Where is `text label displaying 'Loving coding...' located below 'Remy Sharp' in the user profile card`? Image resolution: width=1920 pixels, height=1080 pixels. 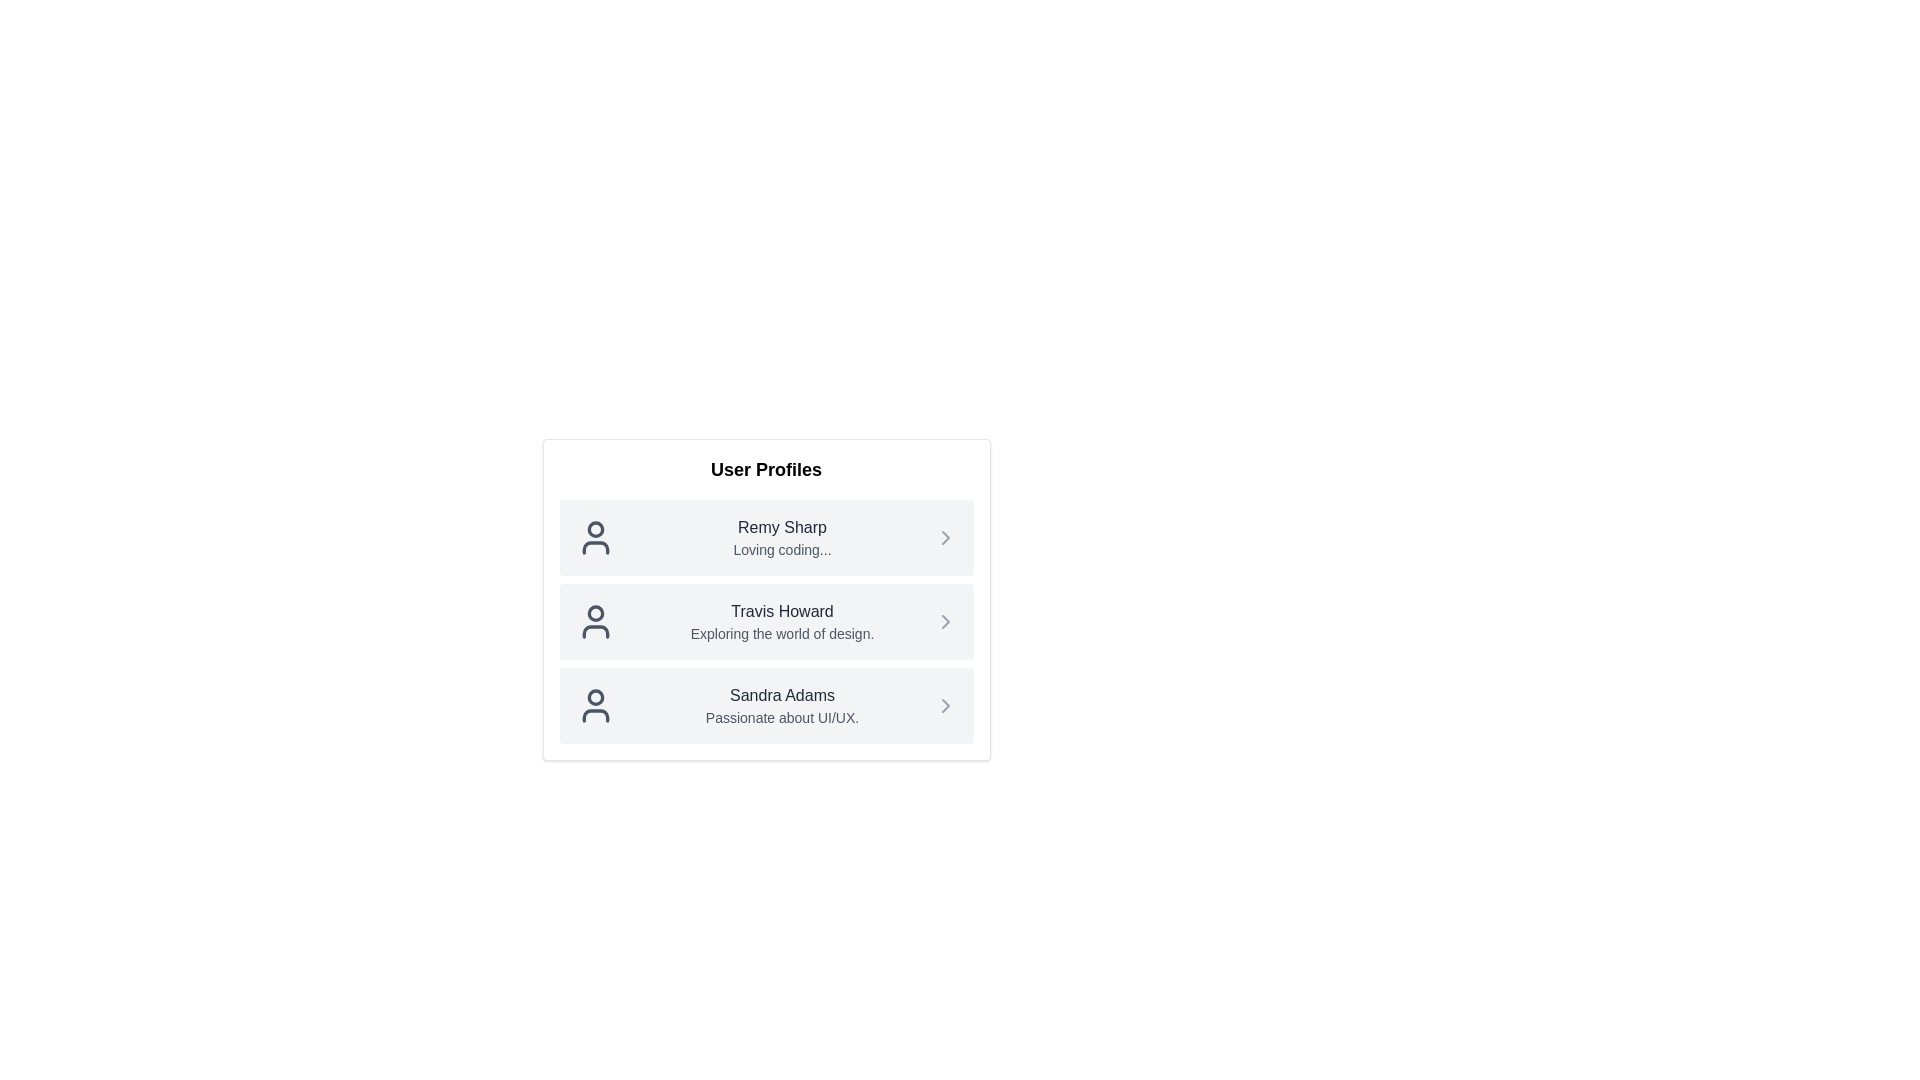 text label displaying 'Loving coding...' located below 'Remy Sharp' in the user profile card is located at coordinates (781, 550).